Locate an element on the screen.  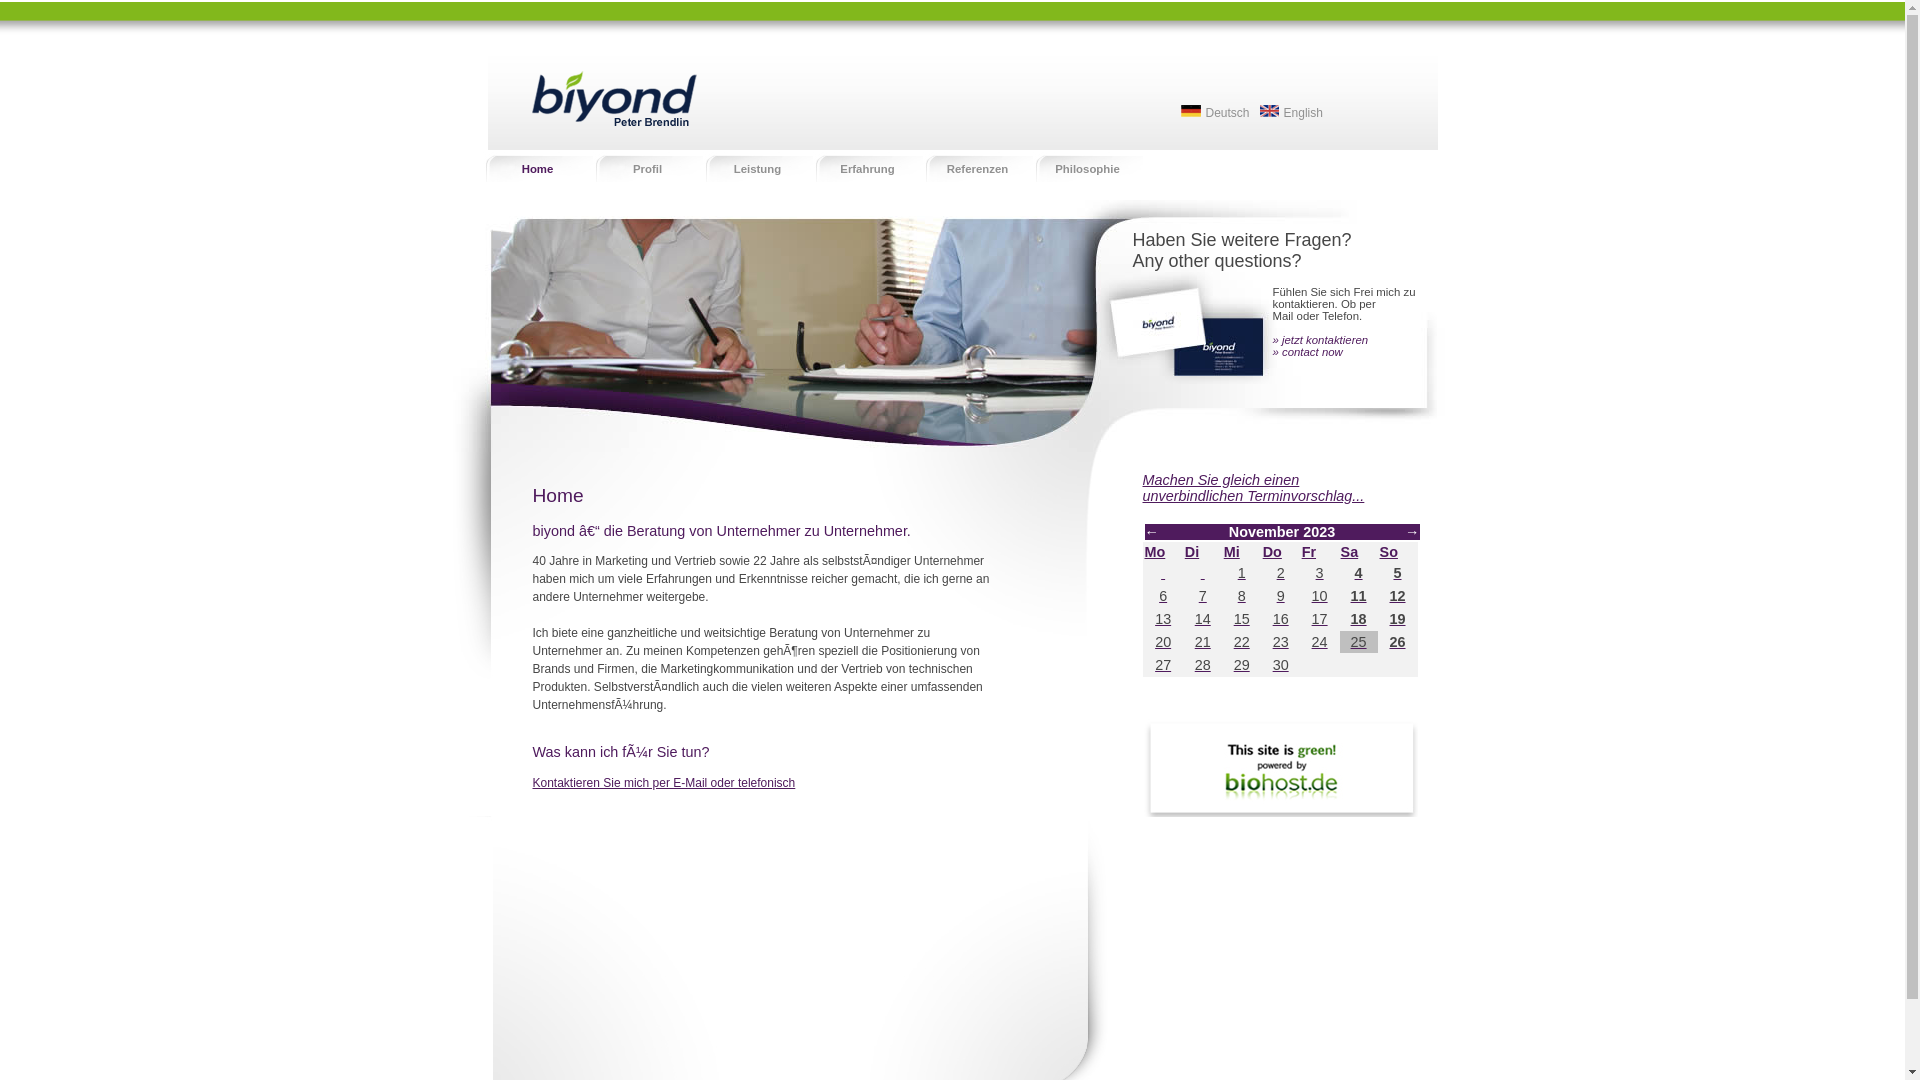
'15' is located at coordinates (1241, 617).